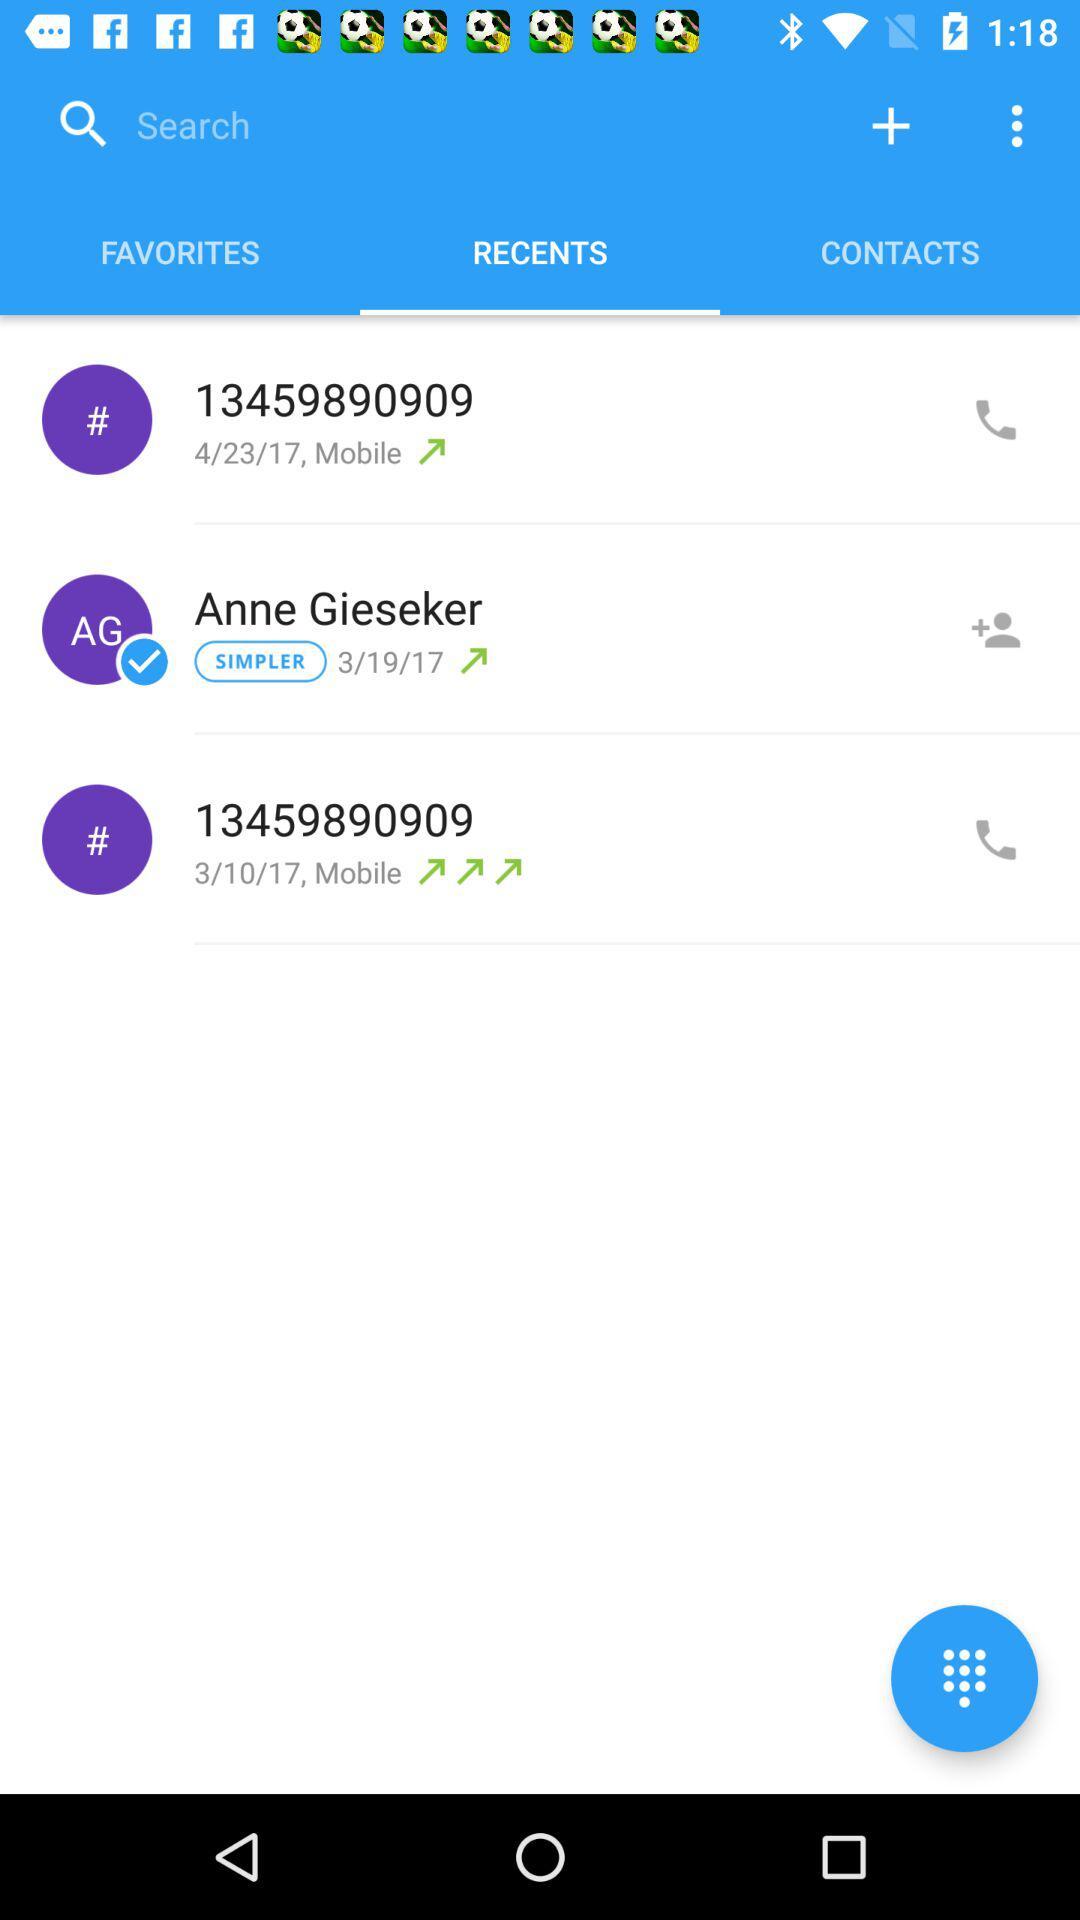  Describe the element at coordinates (963, 1678) in the screenshot. I see `switch to numeric keypad` at that location.